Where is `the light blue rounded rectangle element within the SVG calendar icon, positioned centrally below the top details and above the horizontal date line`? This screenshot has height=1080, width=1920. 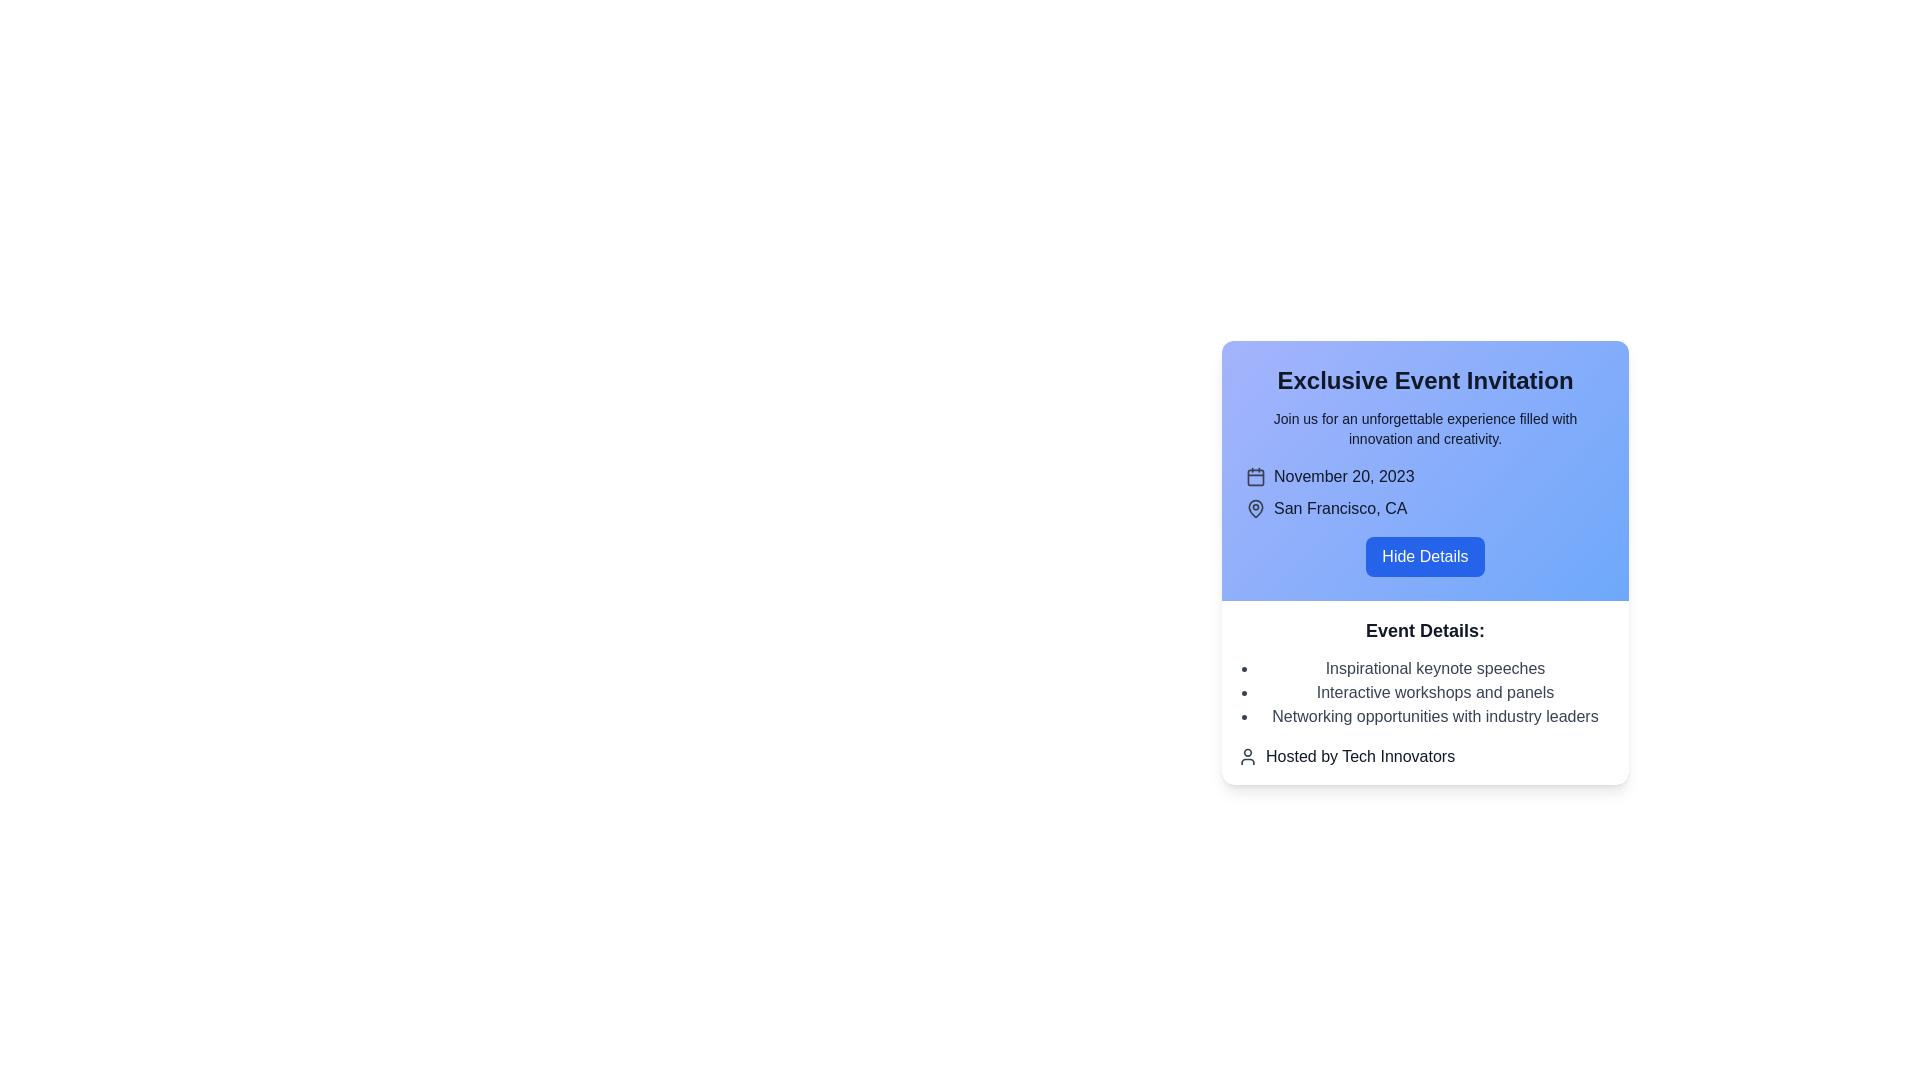 the light blue rounded rectangle element within the SVG calendar icon, positioned centrally below the top details and above the horizontal date line is located at coordinates (1255, 477).